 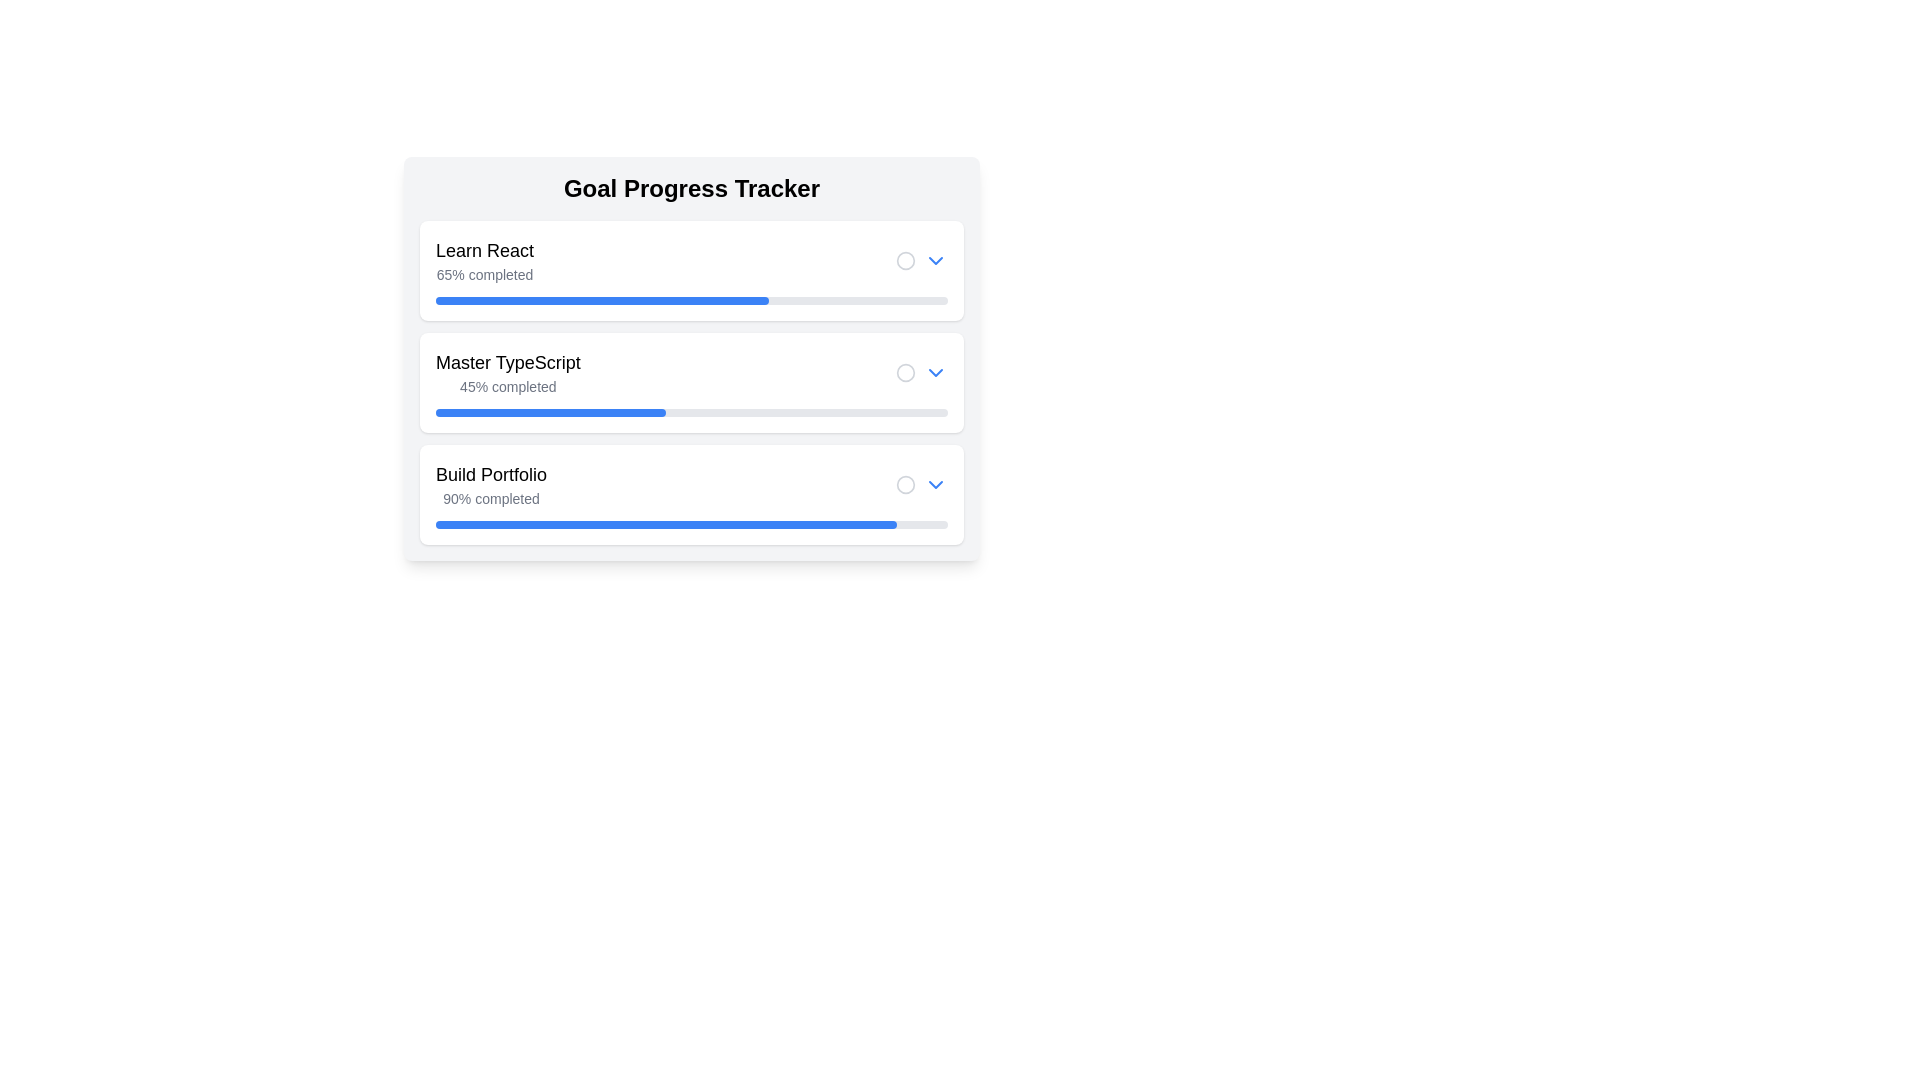 What do you see at coordinates (935, 485) in the screenshot?
I see `the blue downward-pointing chevron arrow button located next to the circular progress indicator of the third goal item in the tracker, which is part of the 'Build Portfolio' goal item` at bounding box center [935, 485].